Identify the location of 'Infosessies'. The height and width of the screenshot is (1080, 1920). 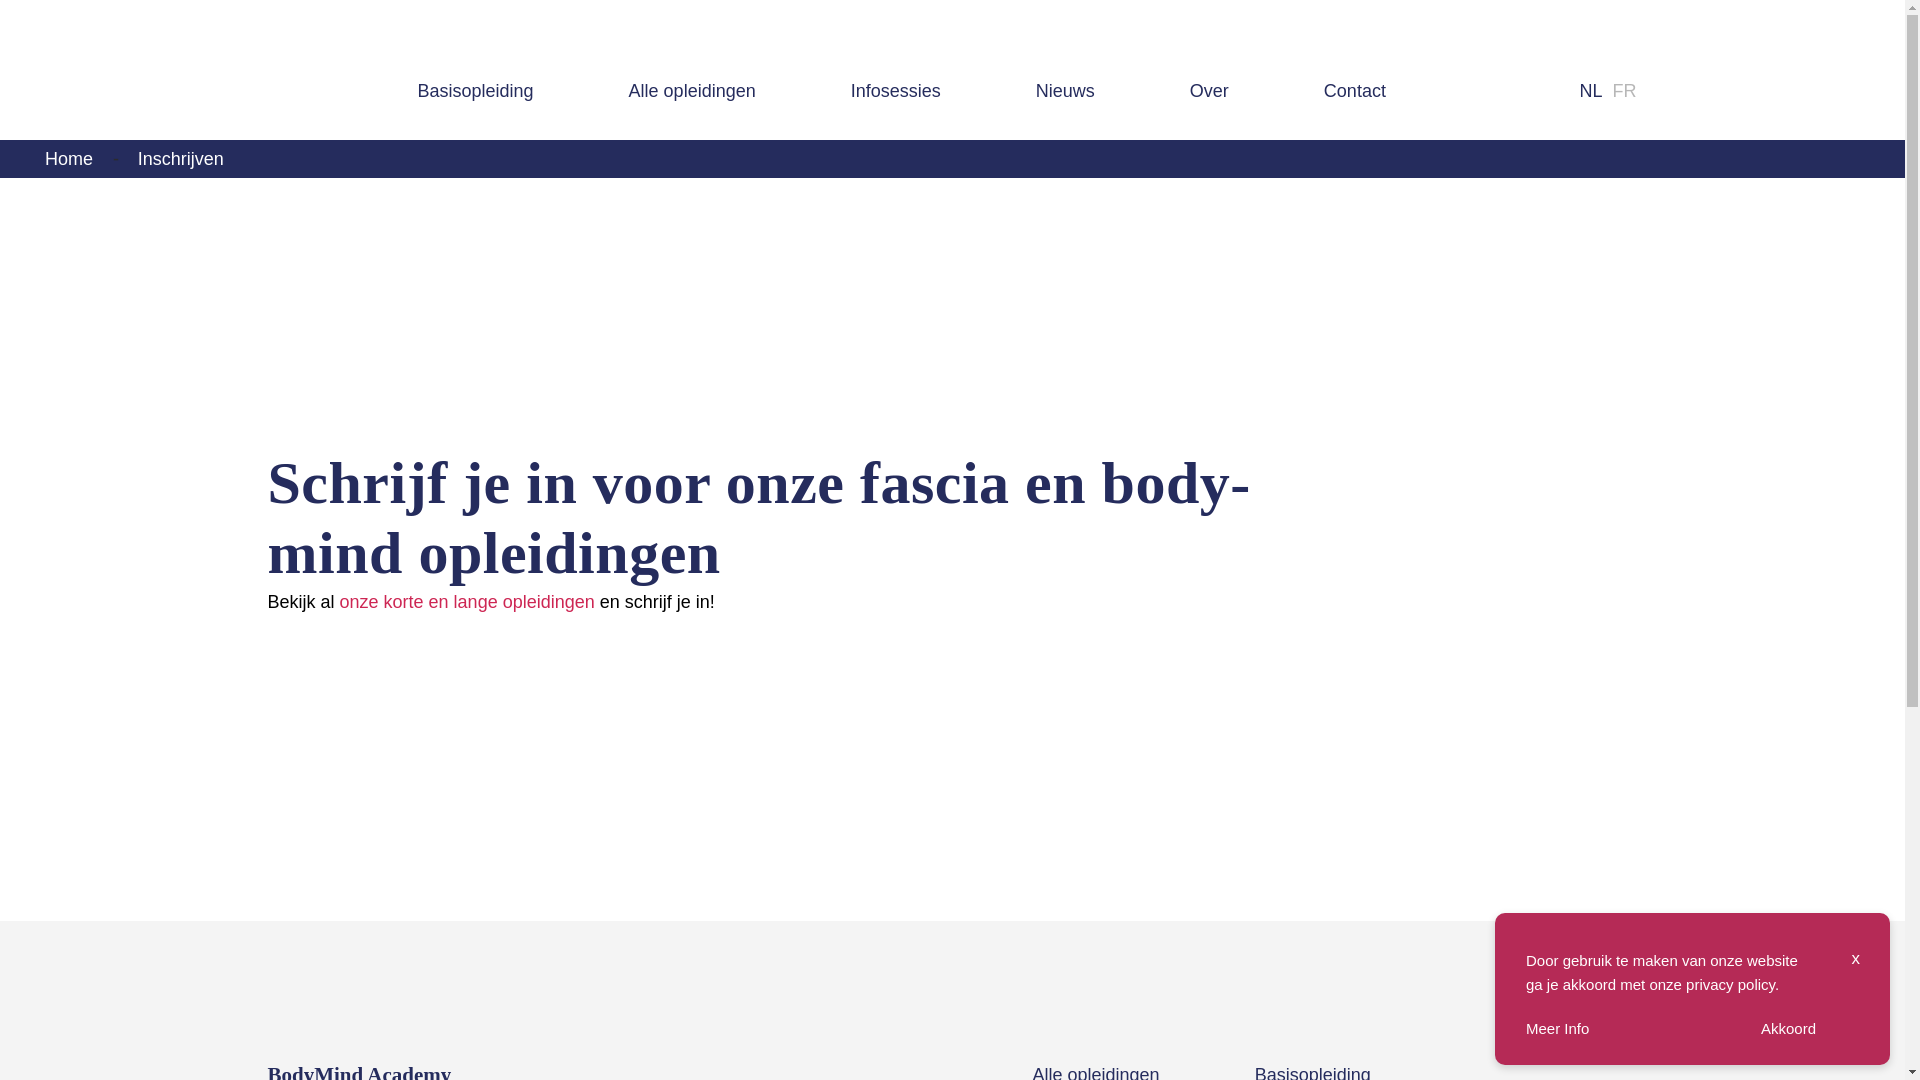
(850, 91).